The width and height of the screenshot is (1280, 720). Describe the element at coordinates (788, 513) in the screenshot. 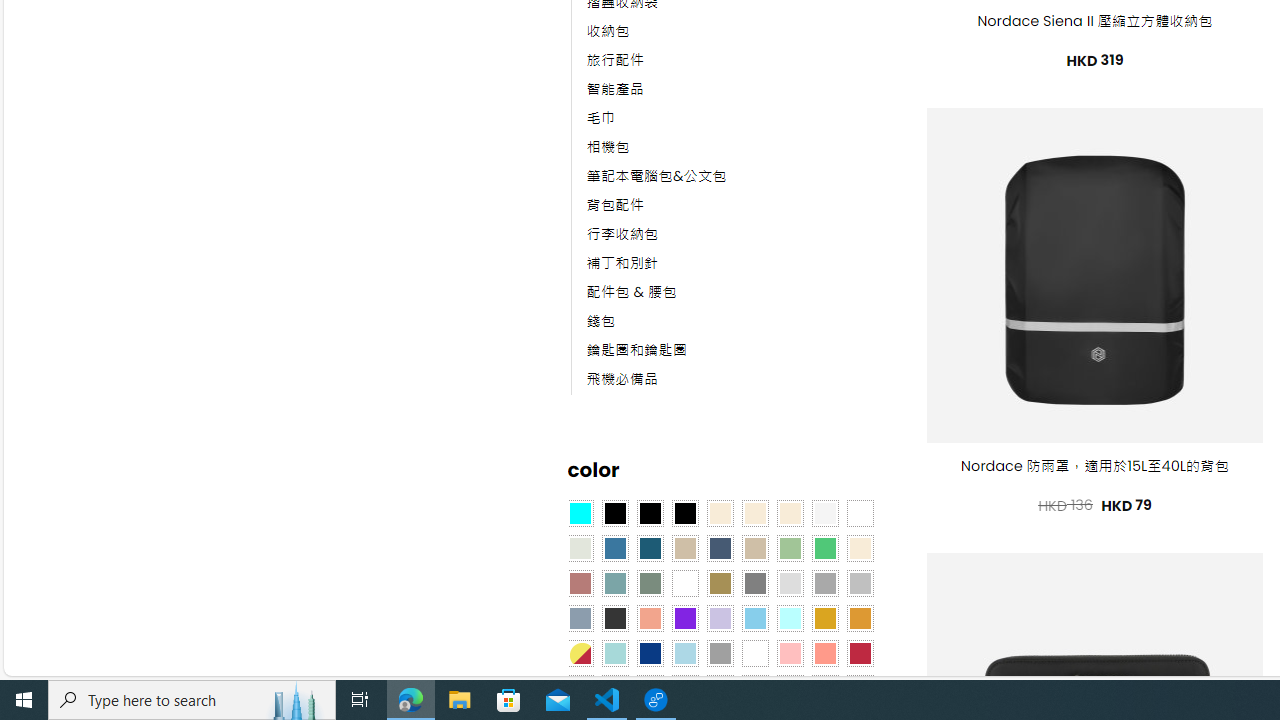

I see `'Cream'` at that location.